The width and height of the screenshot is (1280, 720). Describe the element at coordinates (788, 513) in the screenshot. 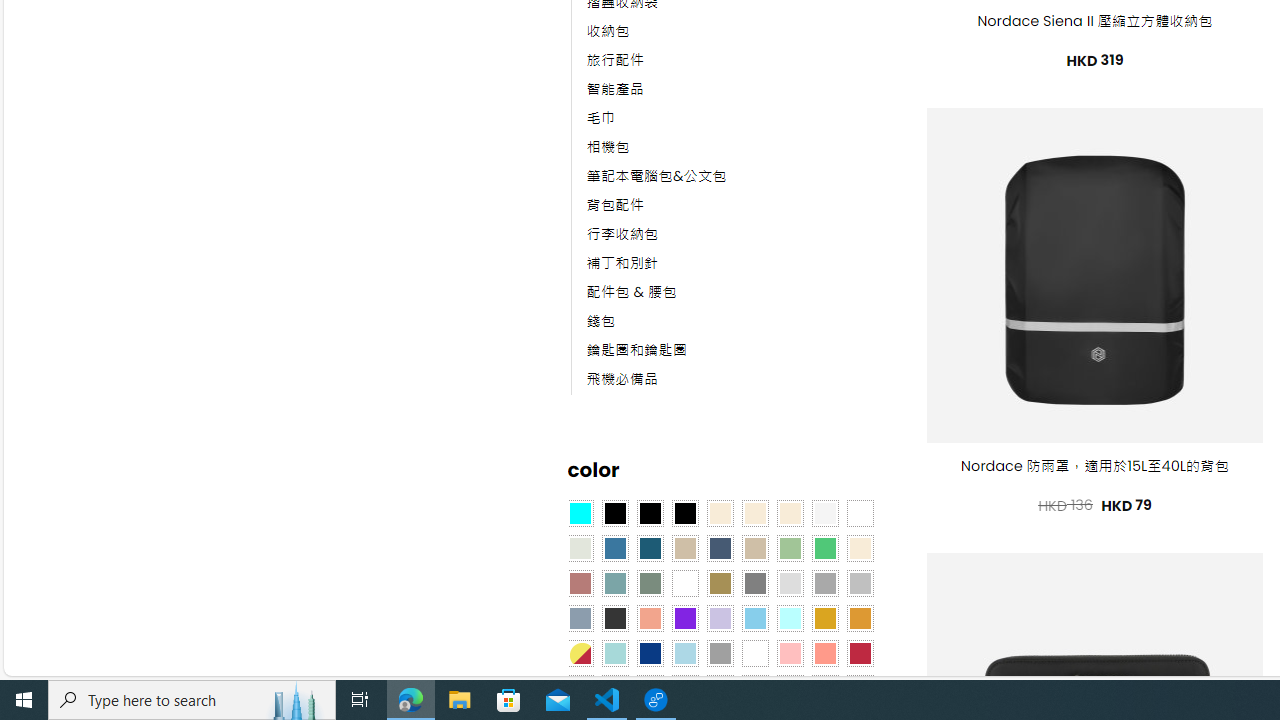

I see `'Cream'` at that location.